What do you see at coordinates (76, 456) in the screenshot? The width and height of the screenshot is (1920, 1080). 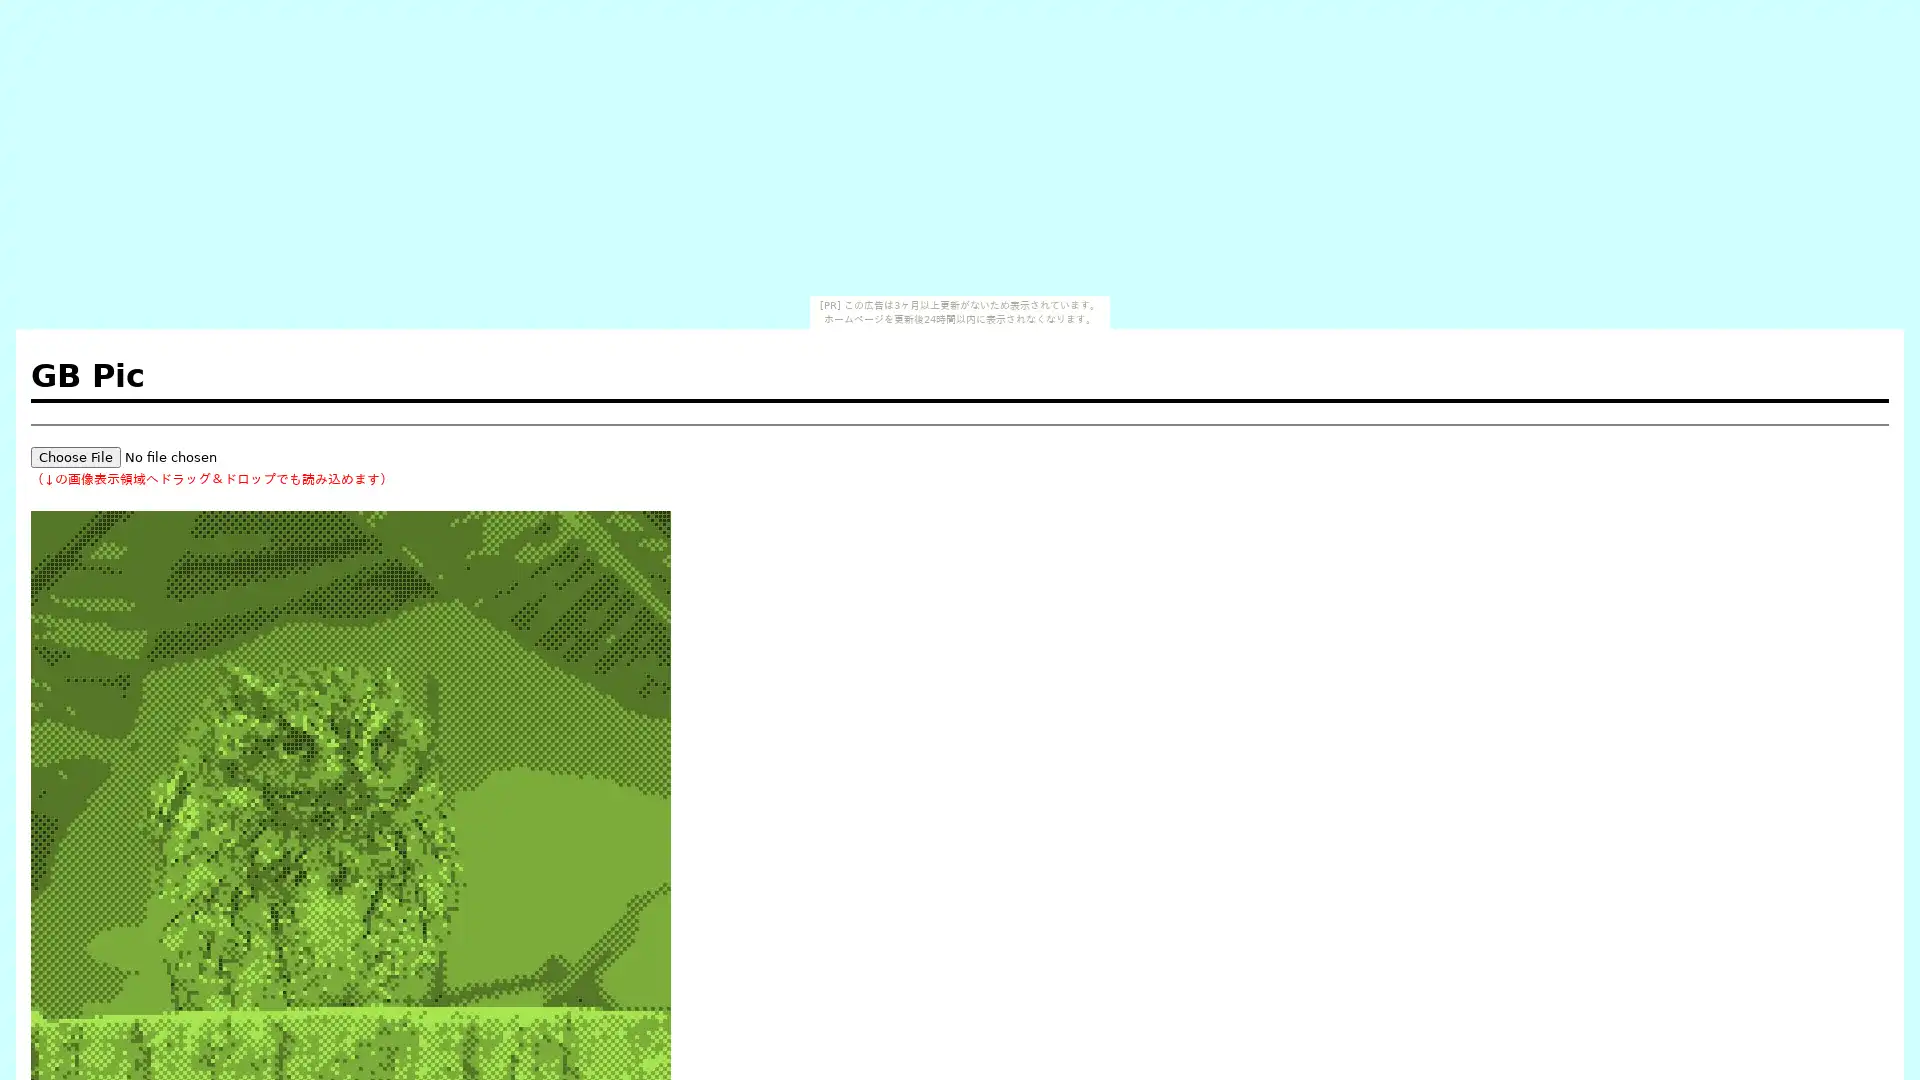 I see `Choose File` at bounding box center [76, 456].